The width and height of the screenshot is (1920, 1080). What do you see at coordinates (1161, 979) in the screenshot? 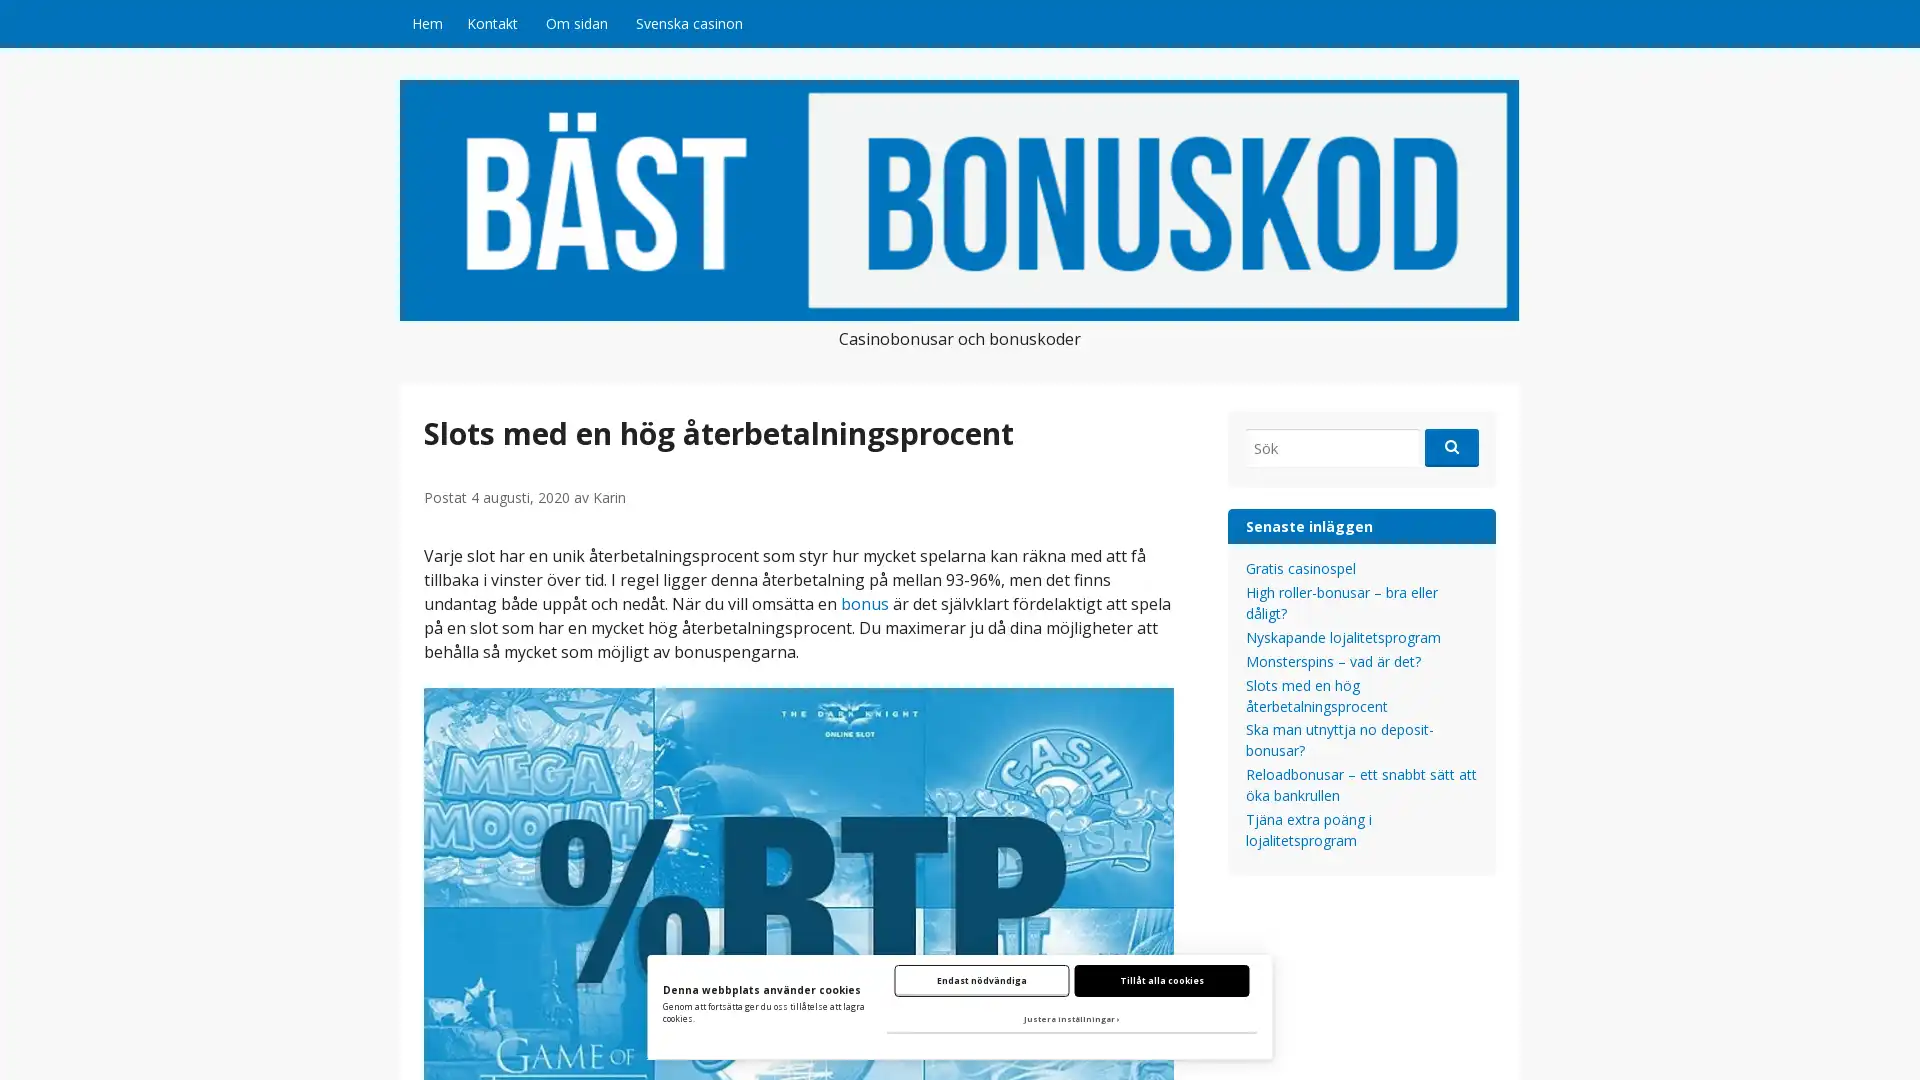
I see `Tillat alla cookies` at bounding box center [1161, 979].